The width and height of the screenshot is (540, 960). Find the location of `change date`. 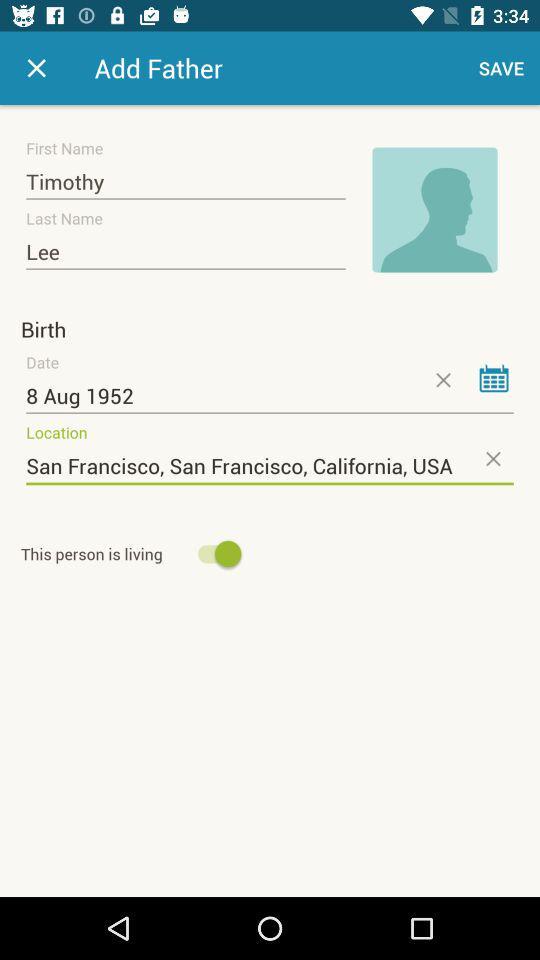

change date is located at coordinates (493, 377).